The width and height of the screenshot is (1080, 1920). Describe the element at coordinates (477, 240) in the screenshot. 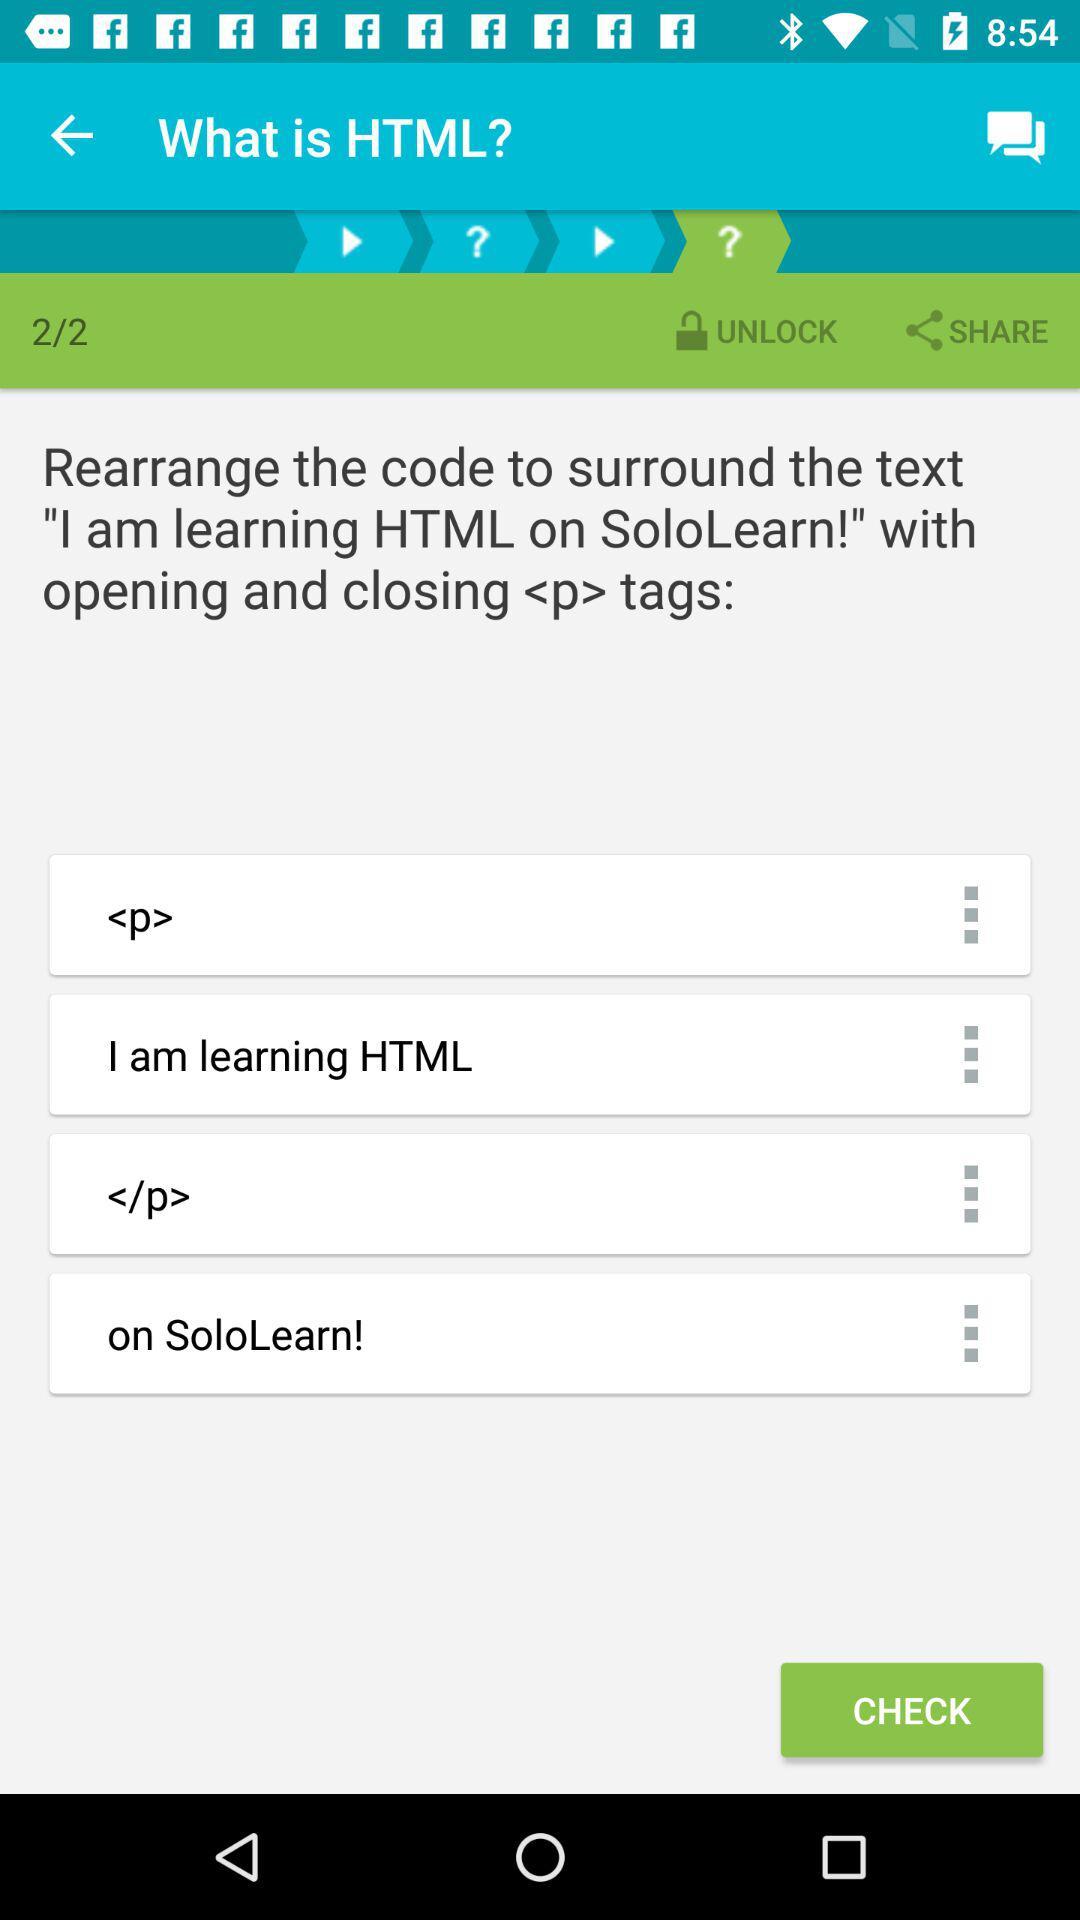

I see `question mark option` at that location.